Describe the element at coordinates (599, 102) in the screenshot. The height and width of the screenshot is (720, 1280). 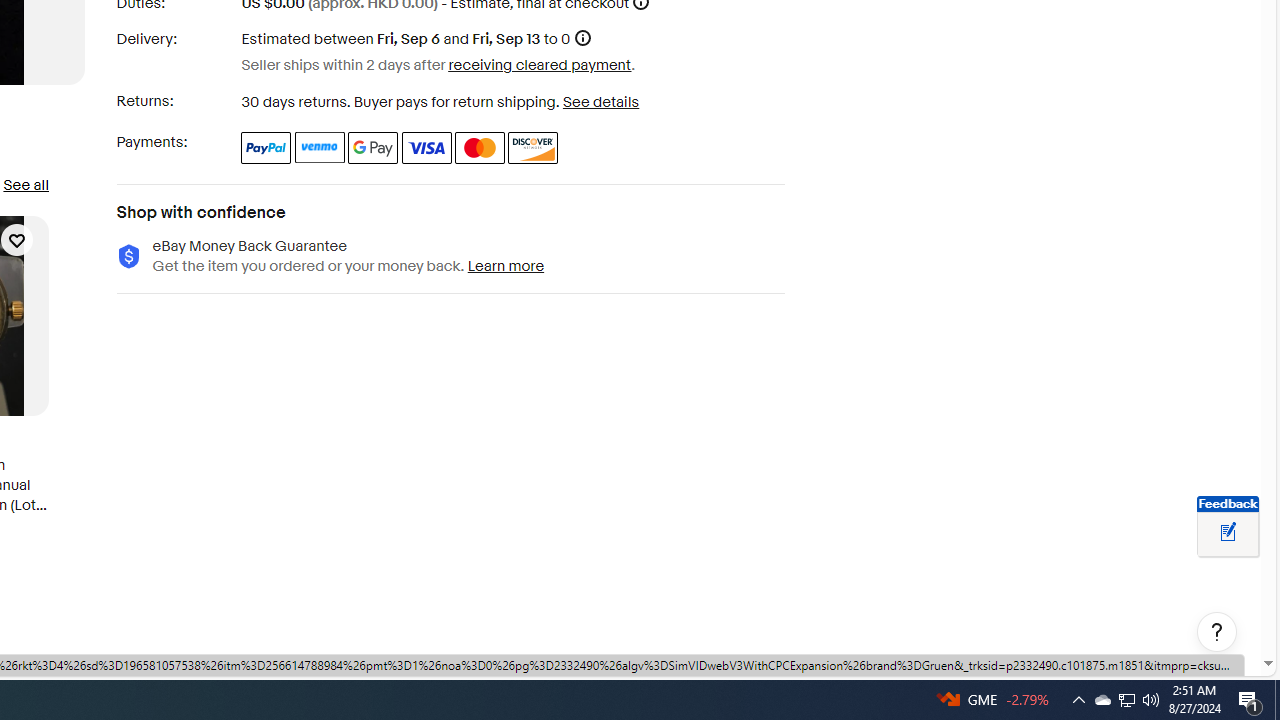
I see `'See details - for more information about returns'` at that location.